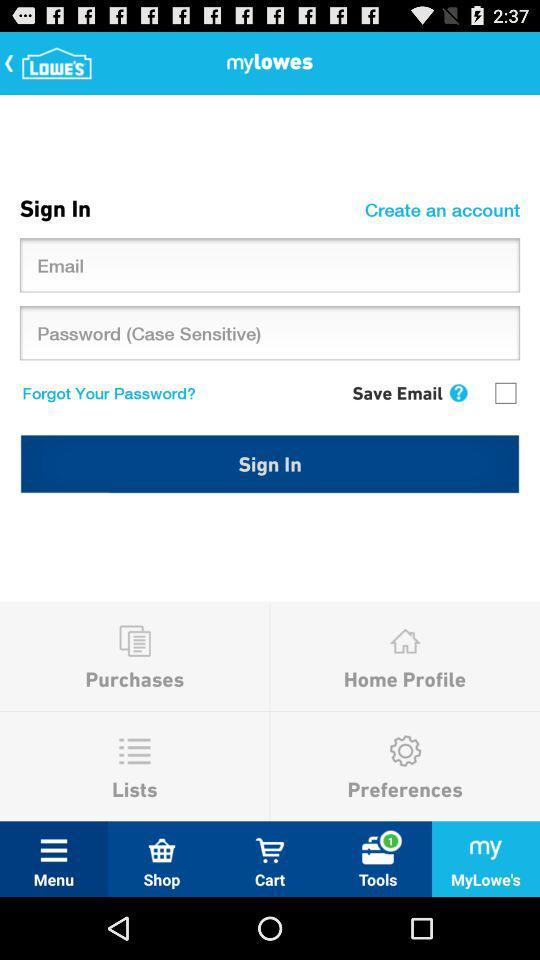 Image resolution: width=540 pixels, height=960 pixels. I want to click on the item next to save email item, so click(458, 392).